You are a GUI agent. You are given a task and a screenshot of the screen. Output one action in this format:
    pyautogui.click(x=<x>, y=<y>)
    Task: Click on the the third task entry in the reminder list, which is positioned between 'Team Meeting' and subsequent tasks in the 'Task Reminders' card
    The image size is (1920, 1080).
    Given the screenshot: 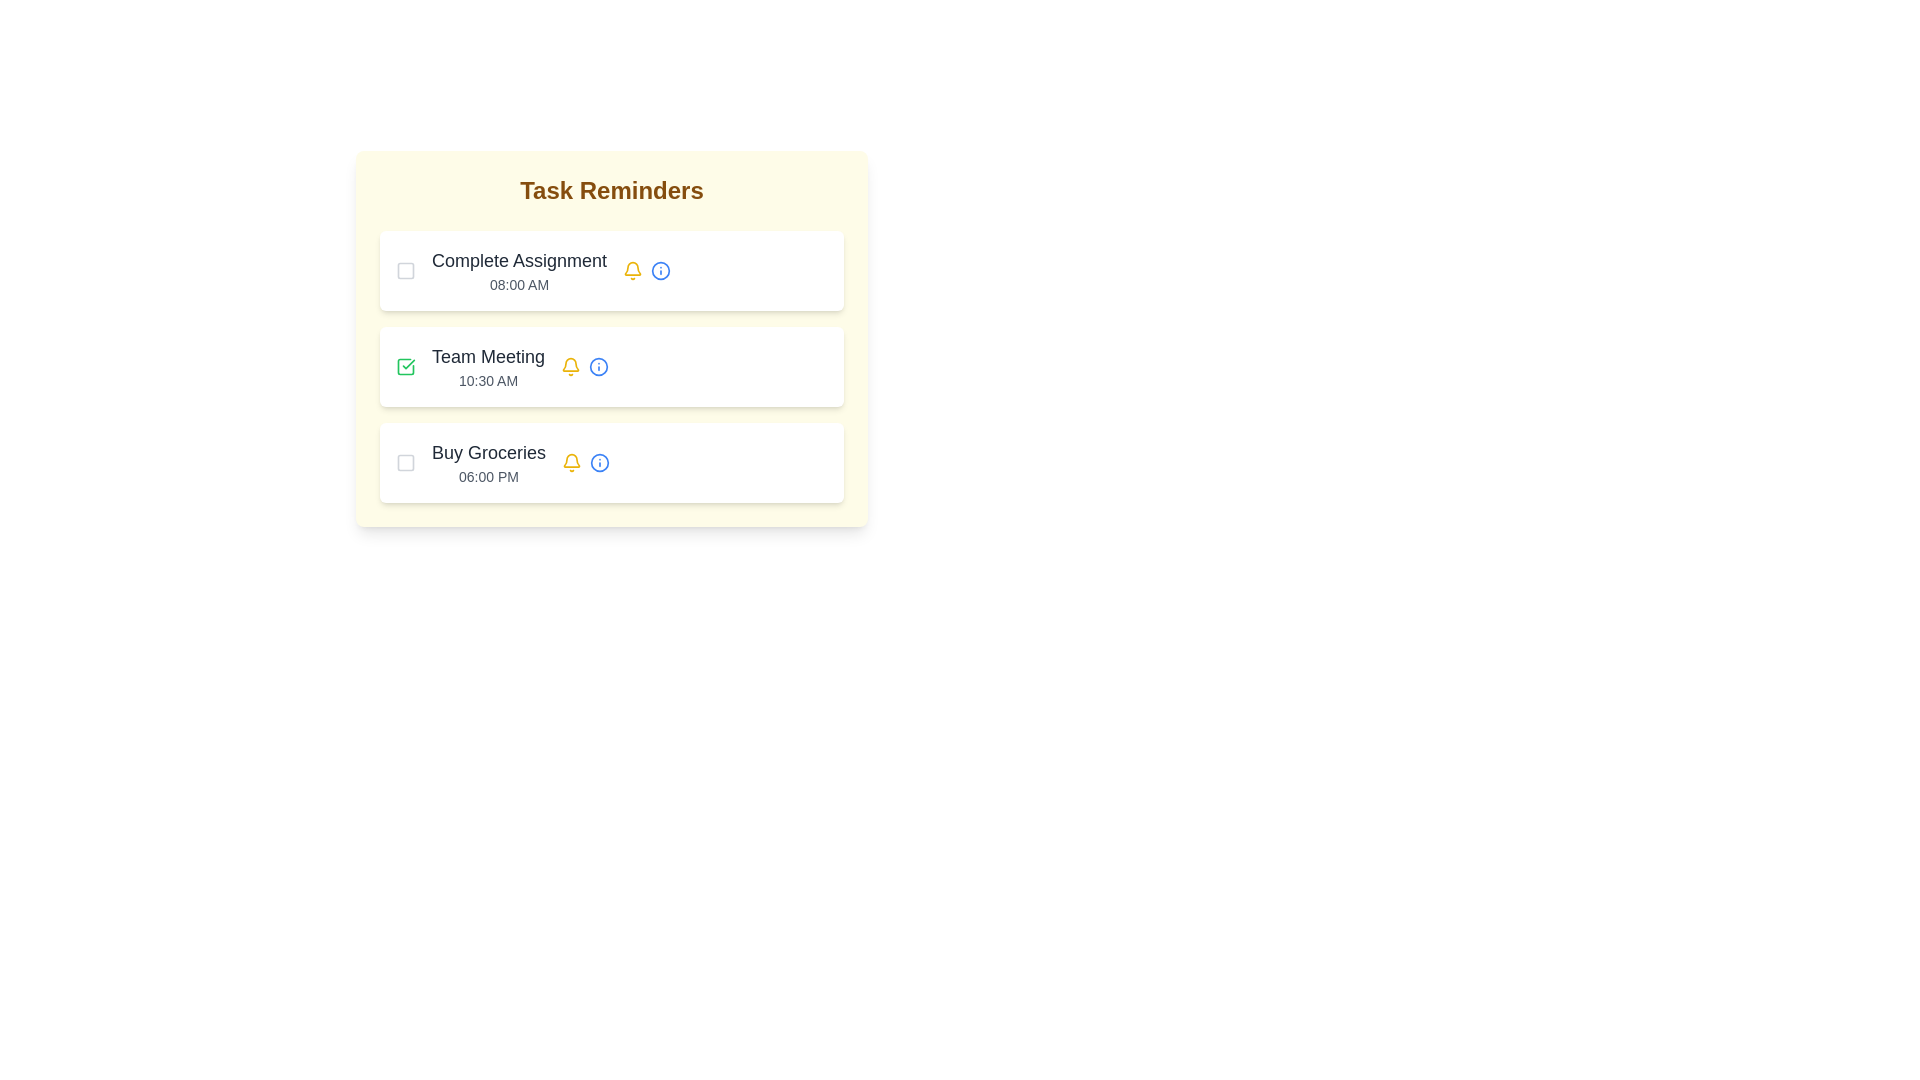 What is the action you would take?
    pyautogui.click(x=489, y=462)
    